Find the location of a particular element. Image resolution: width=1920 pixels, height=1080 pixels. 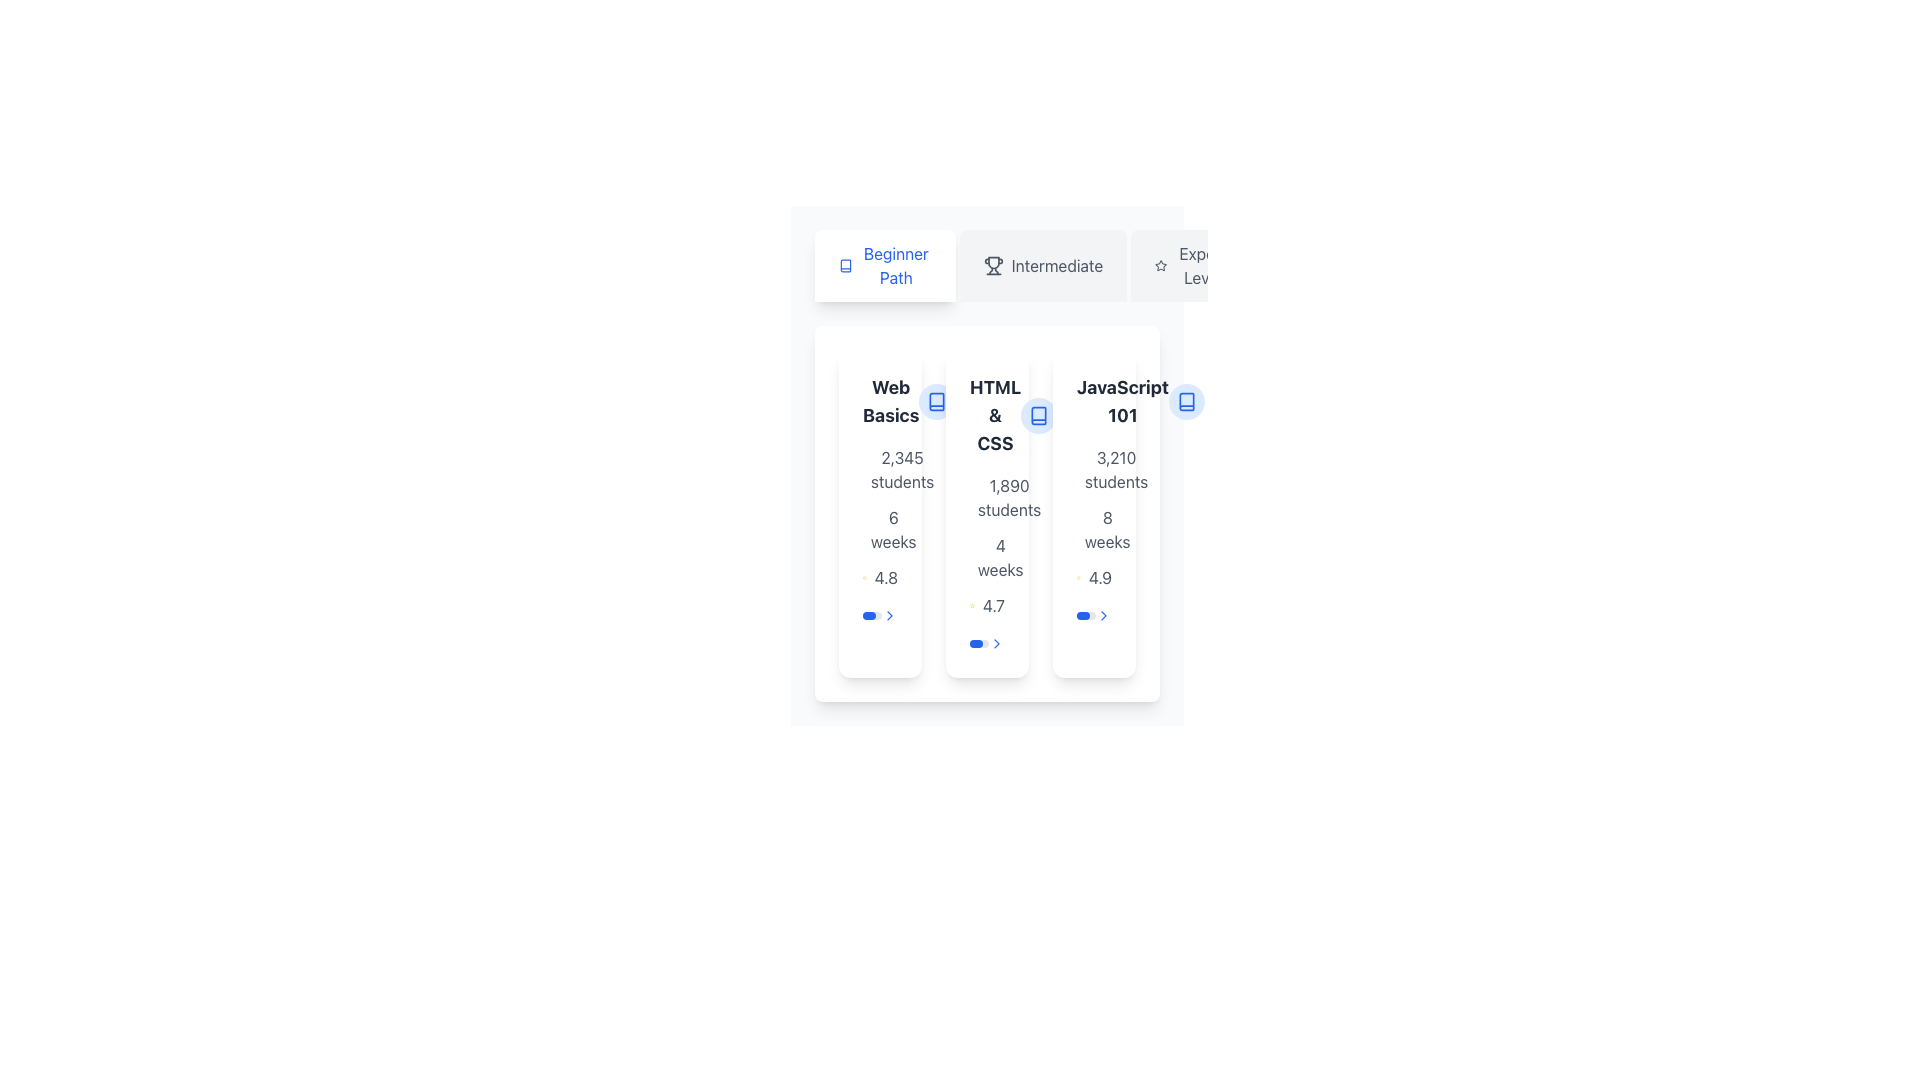

displayed number '2,345 students' from the text and icon label with a gray user icon, positioned in the 'Web Basics' card, above the '6 weeks' label is located at coordinates (880, 470).